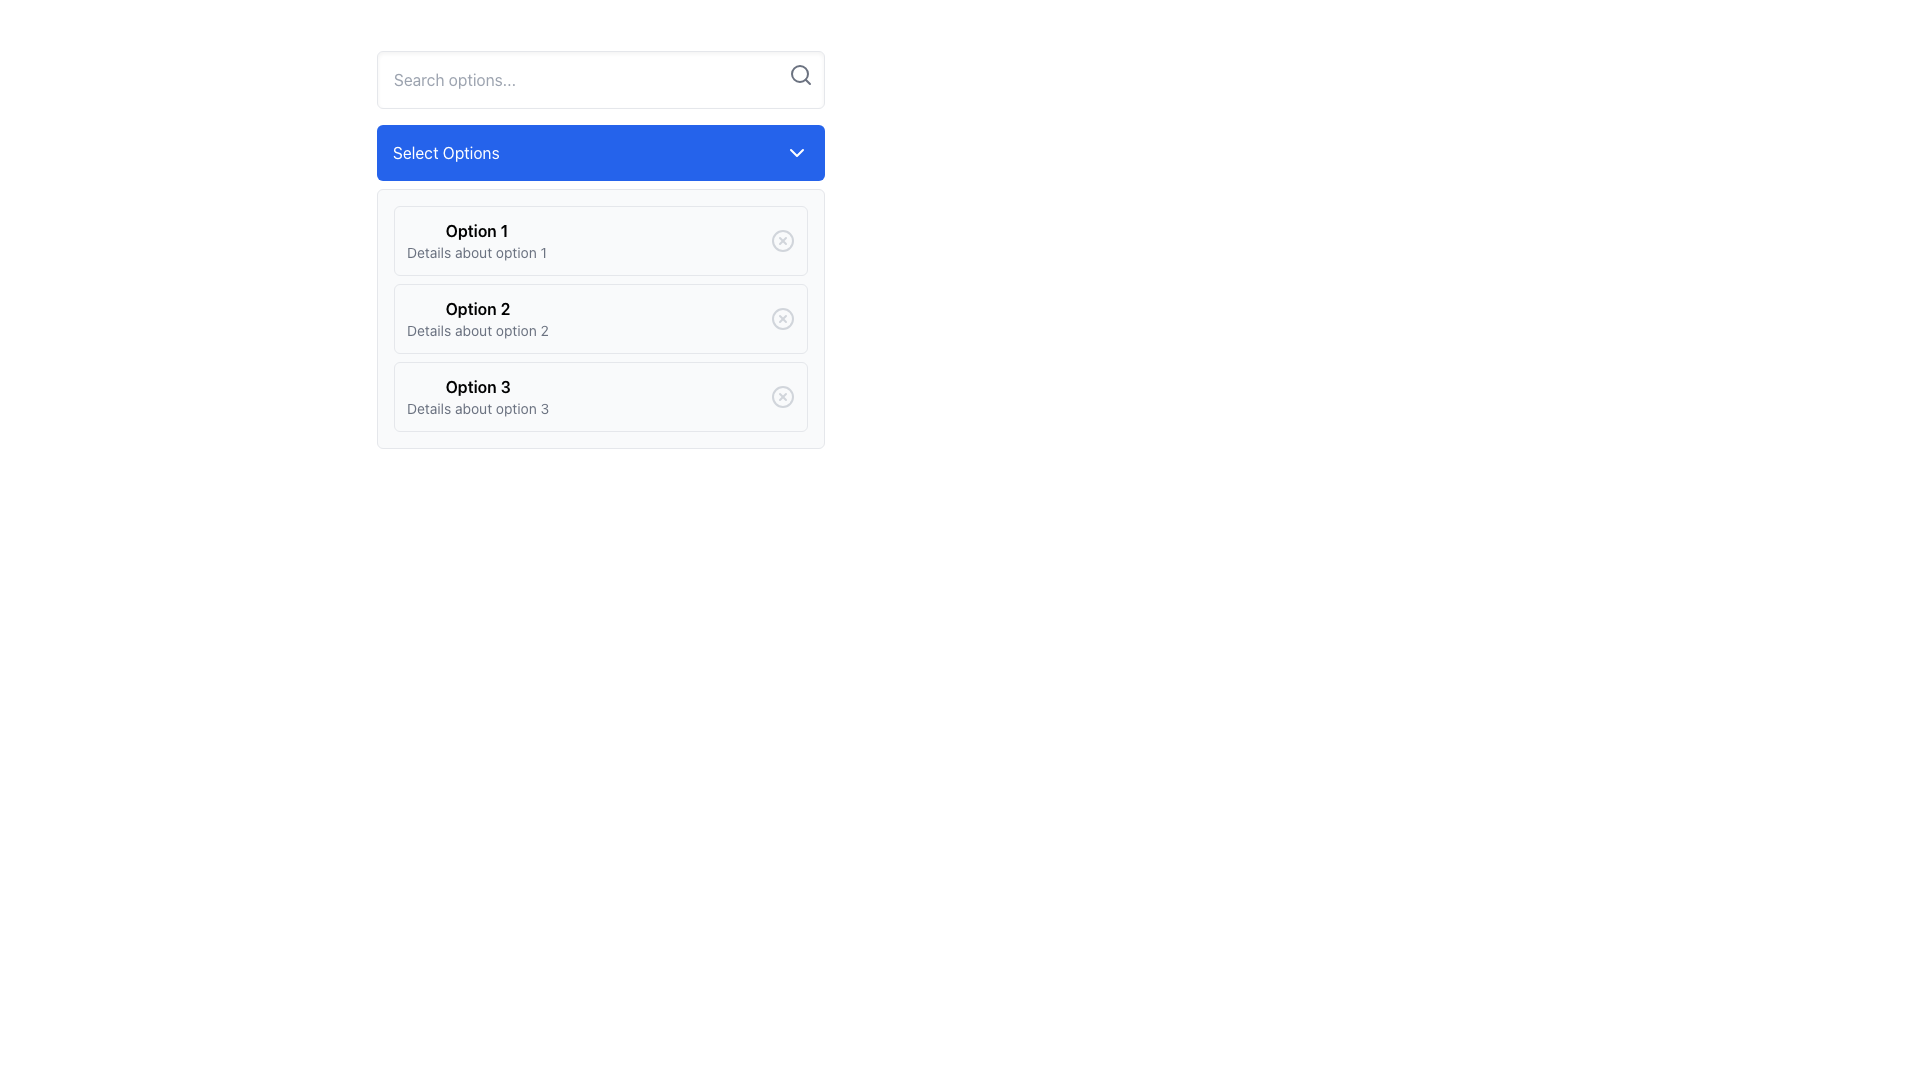 The image size is (1920, 1080). I want to click on the text label styled in a smaller gray font containing 'Details about option 2', which is located beneath the bolded text 'Option 2' in the dropdown-style interface, so click(476, 330).